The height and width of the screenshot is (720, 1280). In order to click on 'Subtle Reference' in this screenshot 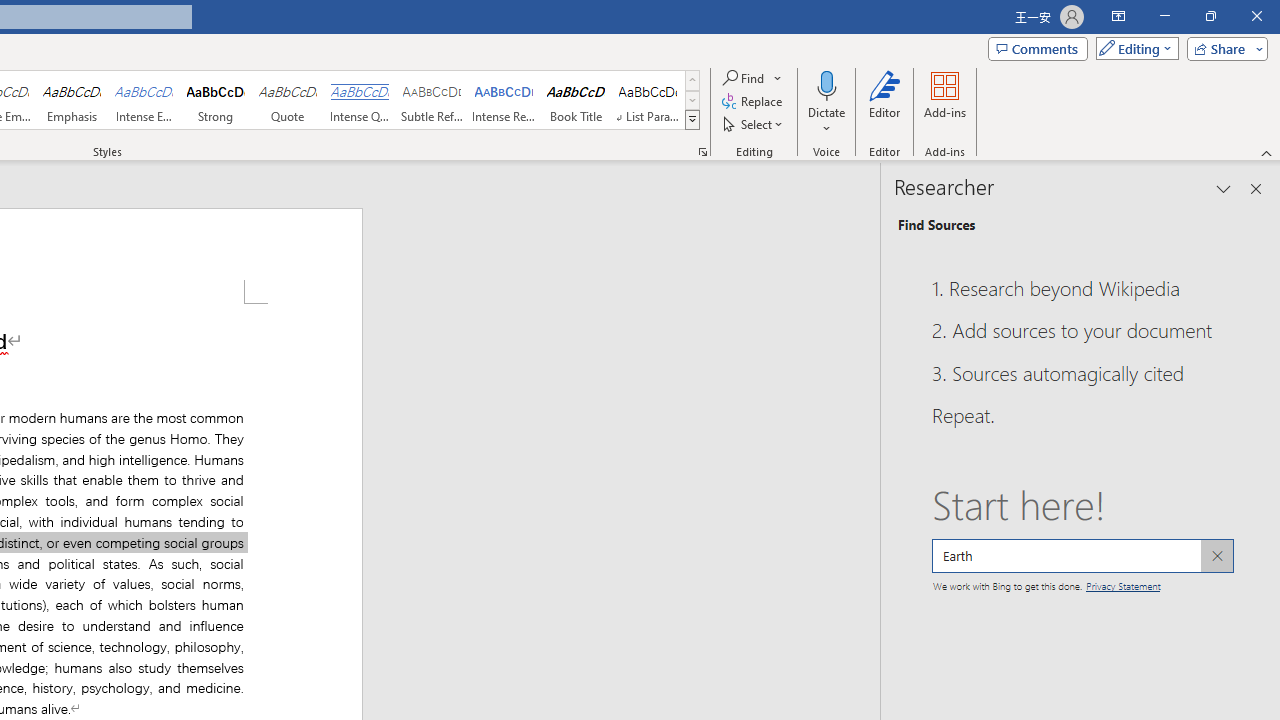, I will do `click(431, 100)`.